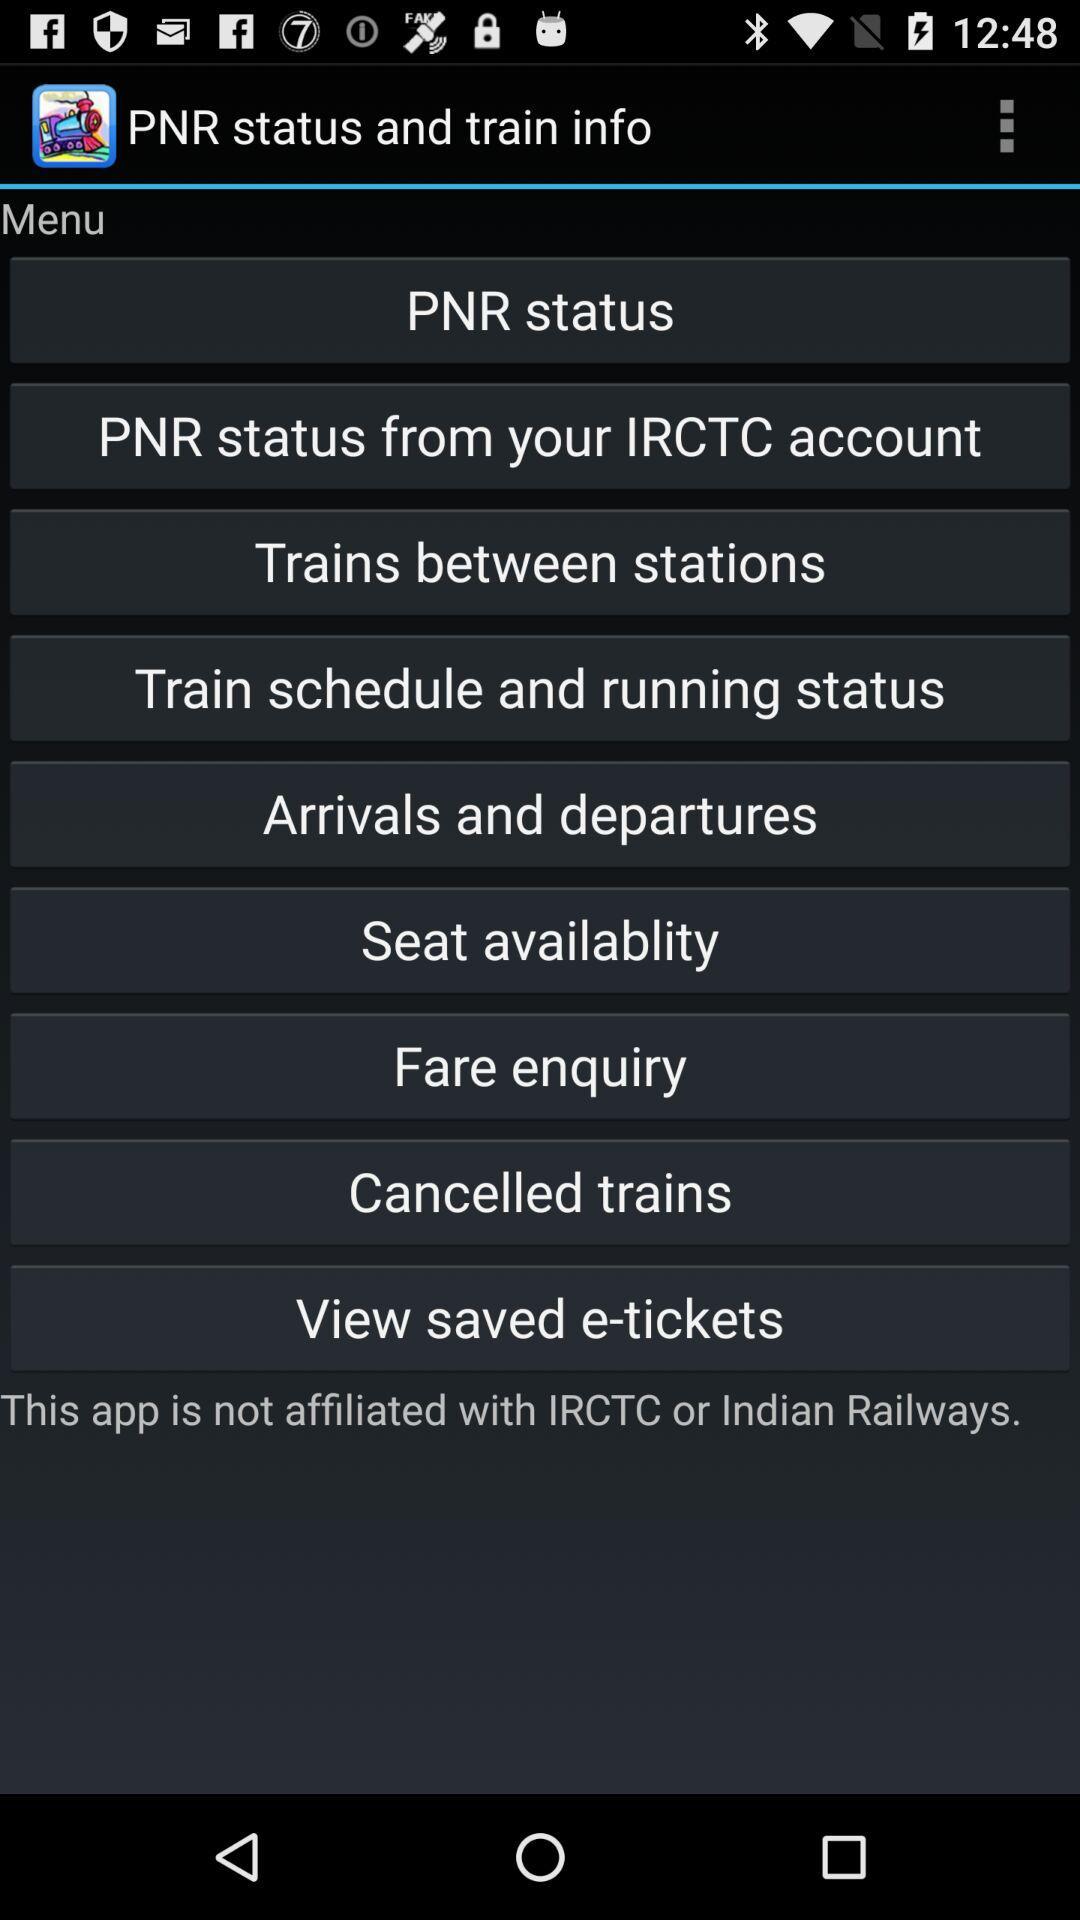 The height and width of the screenshot is (1920, 1080). I want to click on icon above the cancelled trains icon, so click(540, 1064).